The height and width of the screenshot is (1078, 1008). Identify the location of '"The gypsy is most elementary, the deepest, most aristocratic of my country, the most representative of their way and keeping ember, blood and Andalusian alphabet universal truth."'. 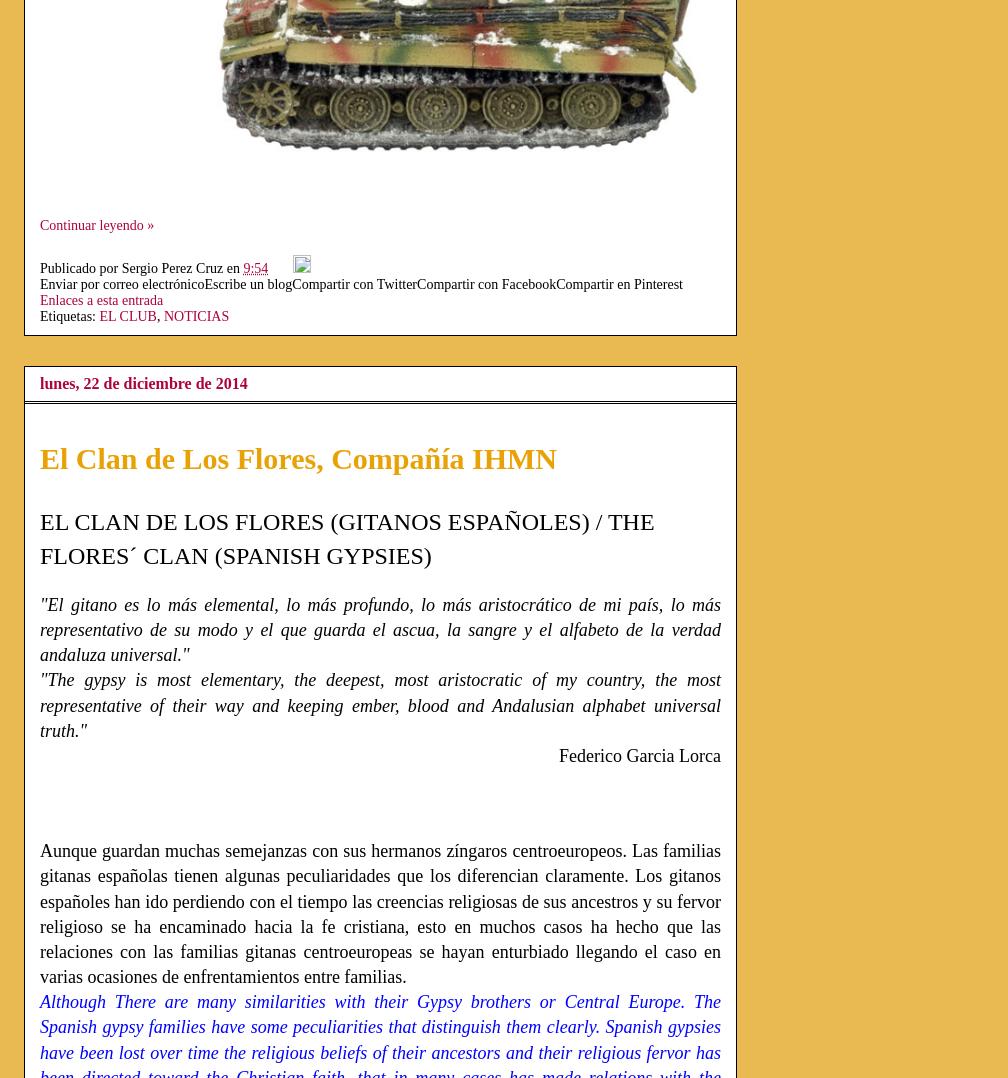
(380, 704).